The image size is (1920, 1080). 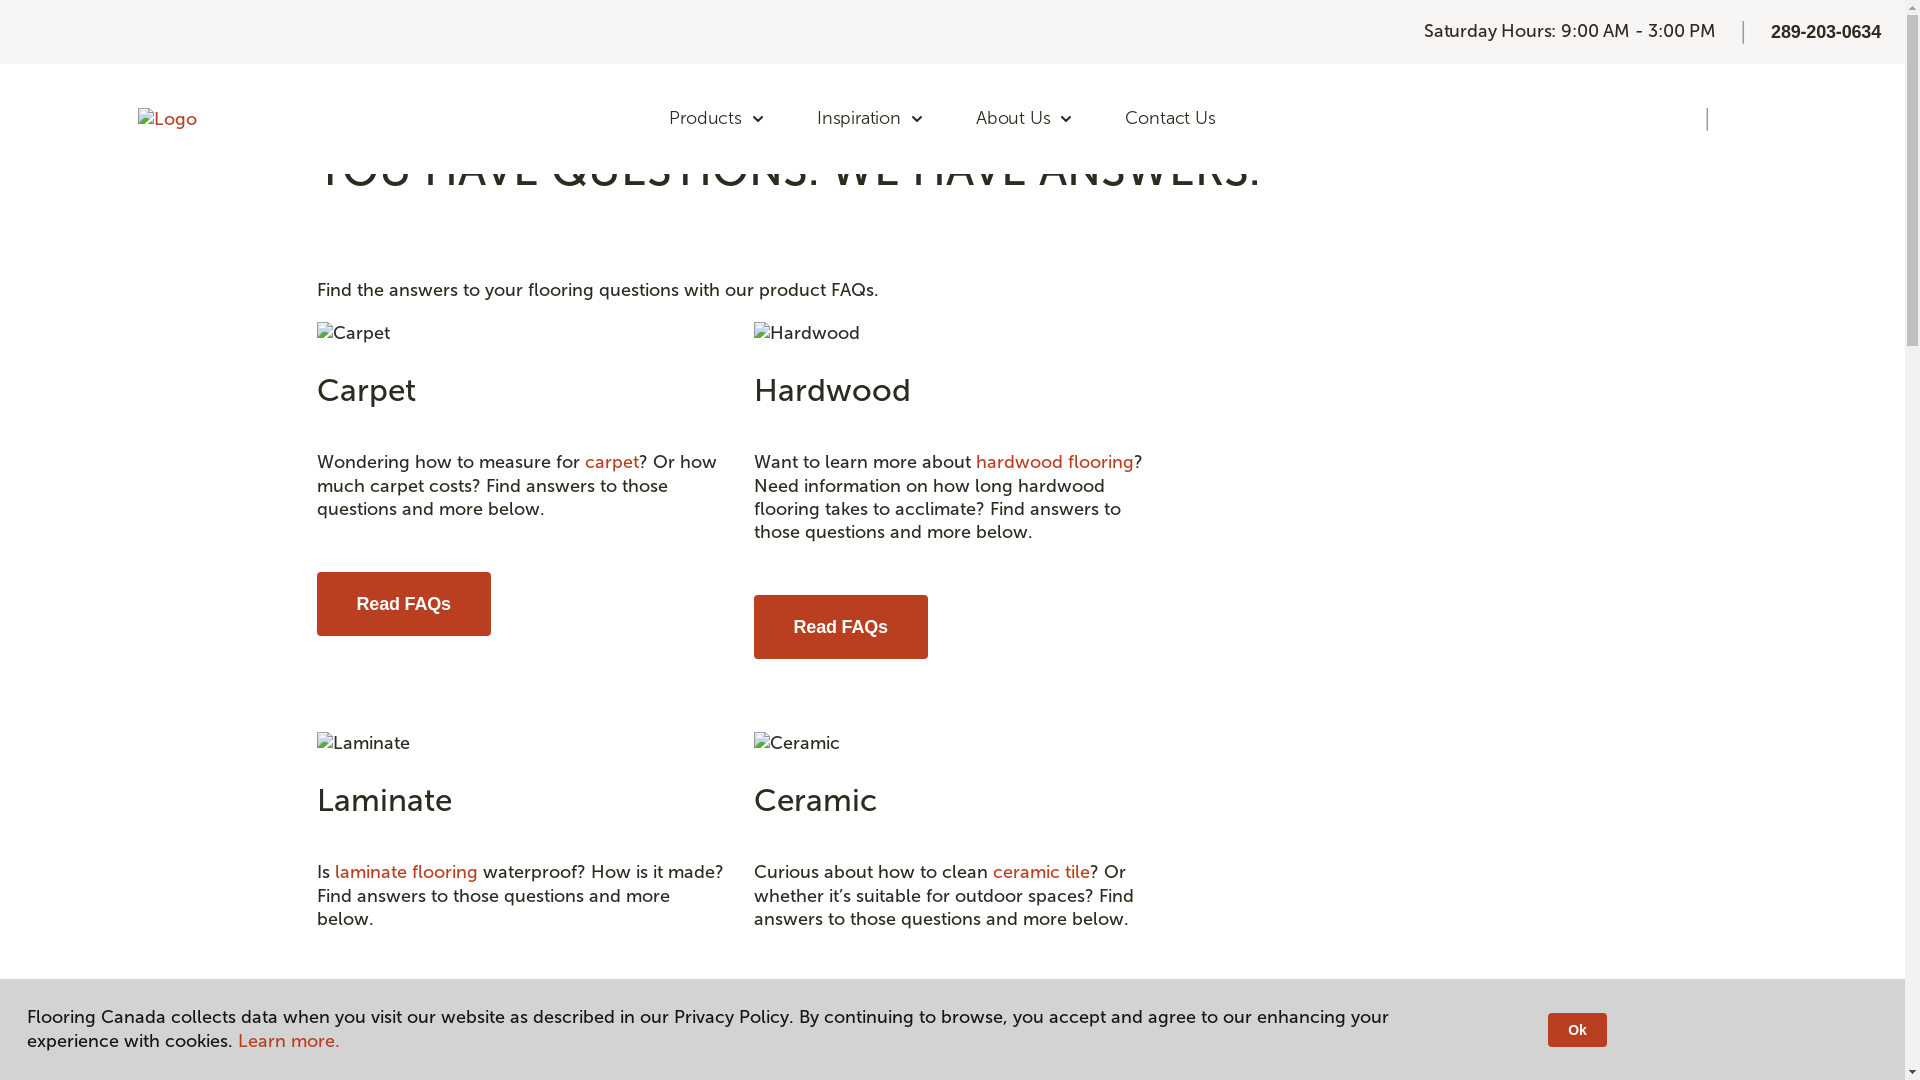 I want to click on 'Learn more.', so click(x=287, y=1040).